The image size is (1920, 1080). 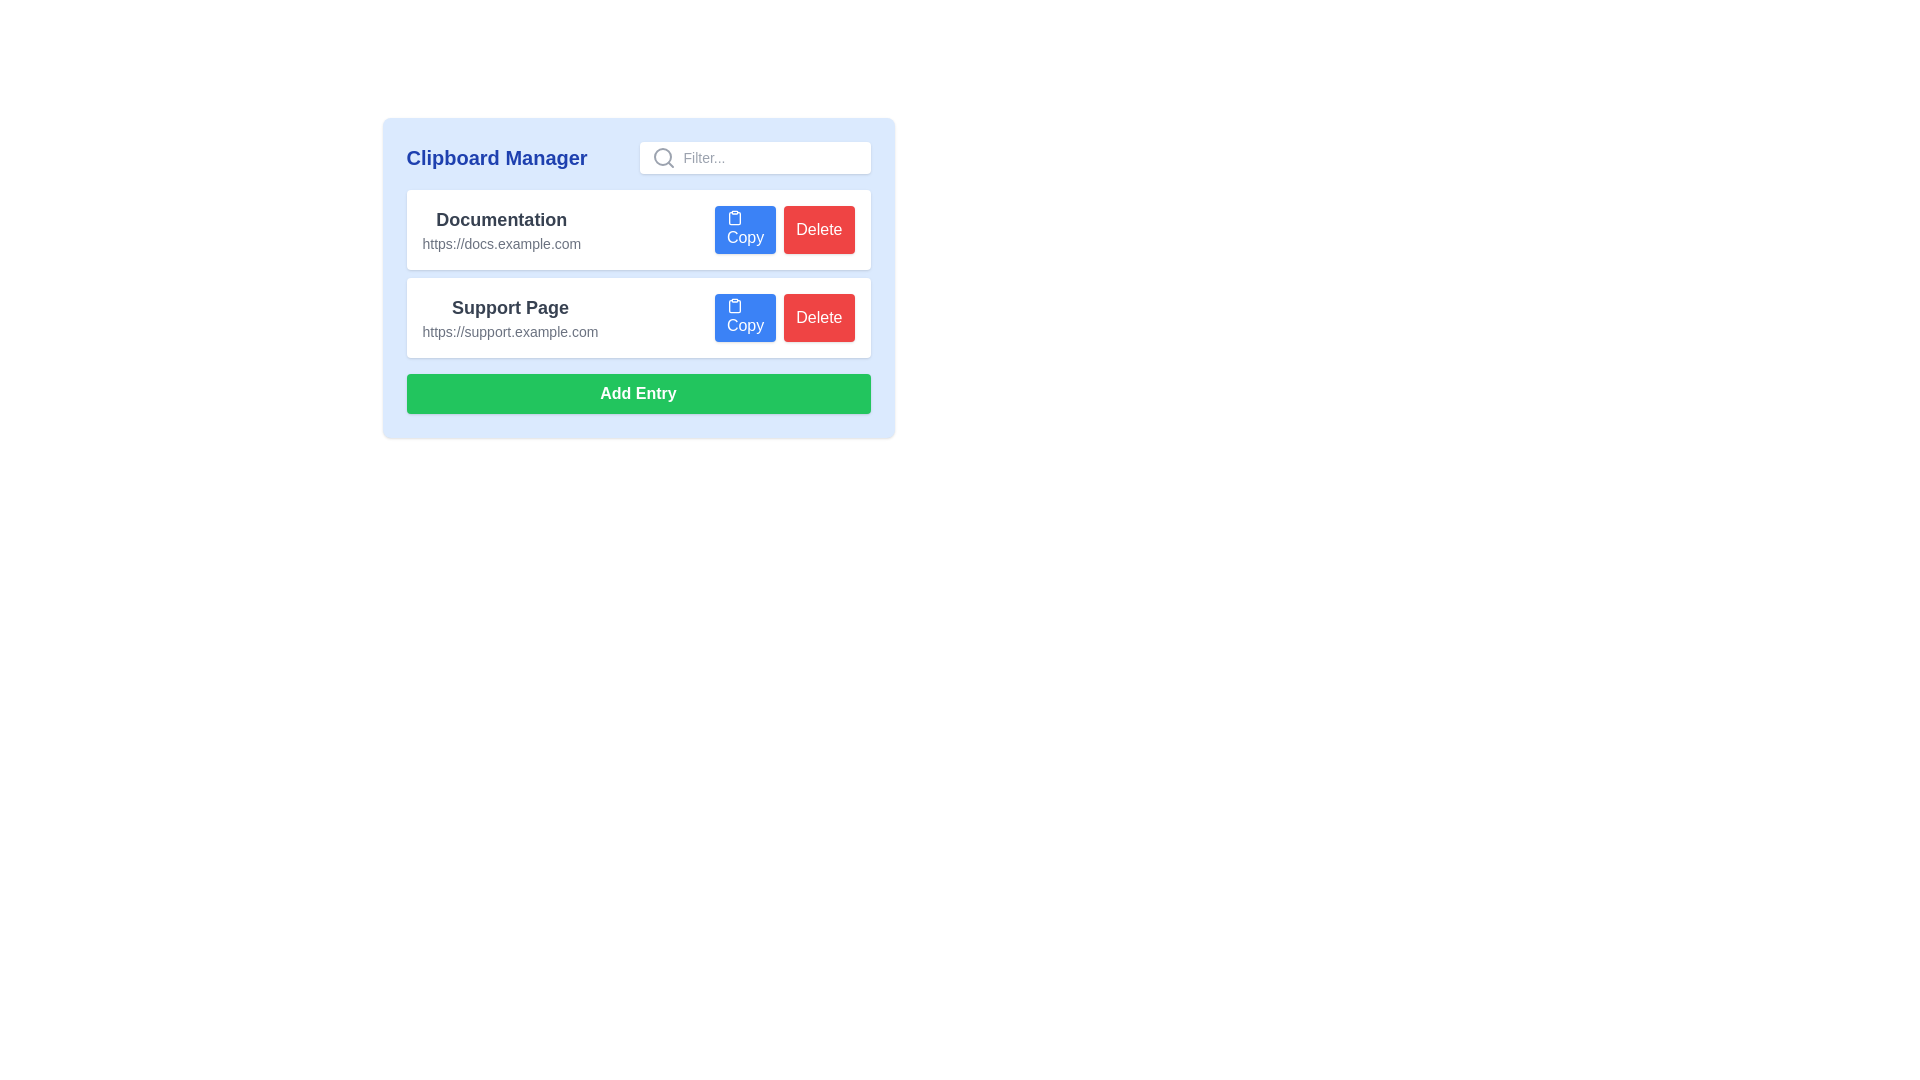 I want to click on the static text 'https://support.example.com' that is displayed in smaller gray text immediately below the bold heading 'Support Page' within a card section, so click(x=510, y=330).